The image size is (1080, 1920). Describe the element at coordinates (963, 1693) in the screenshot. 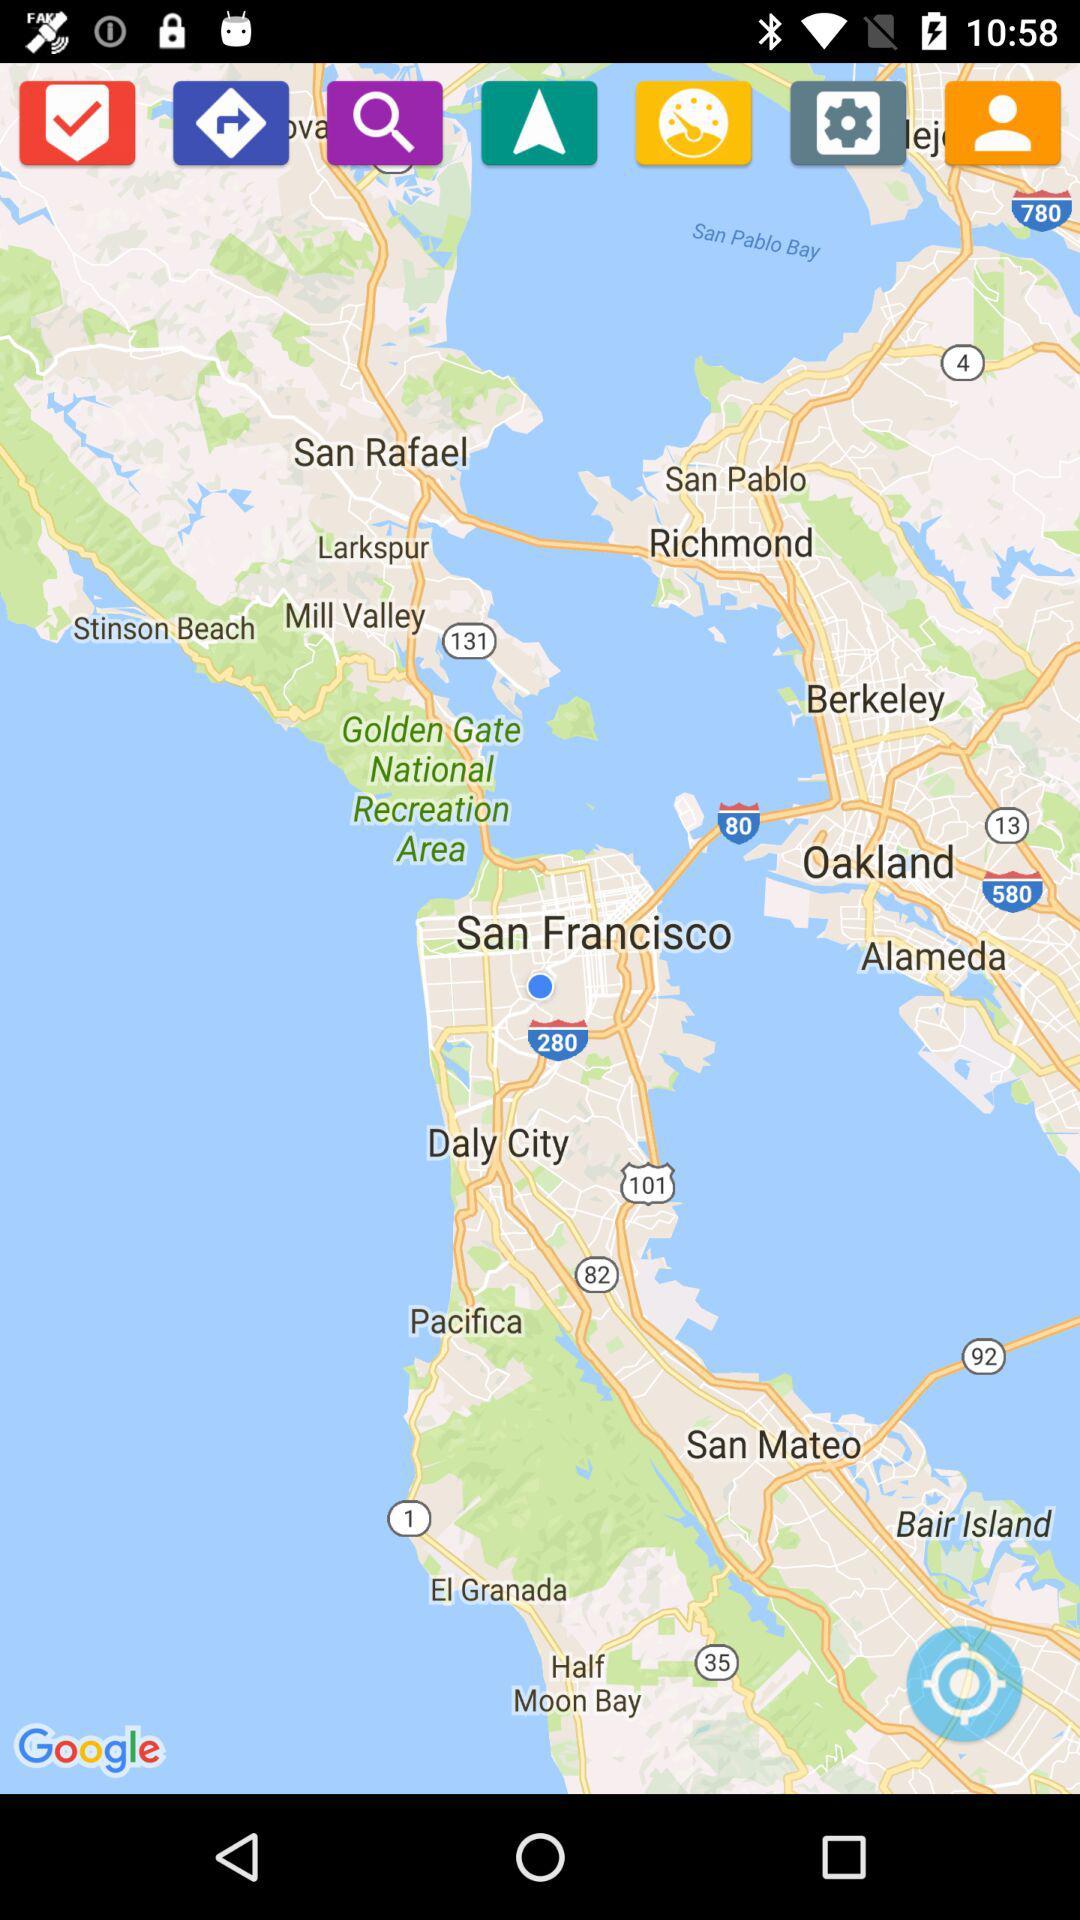

I see `use your location` at that location.